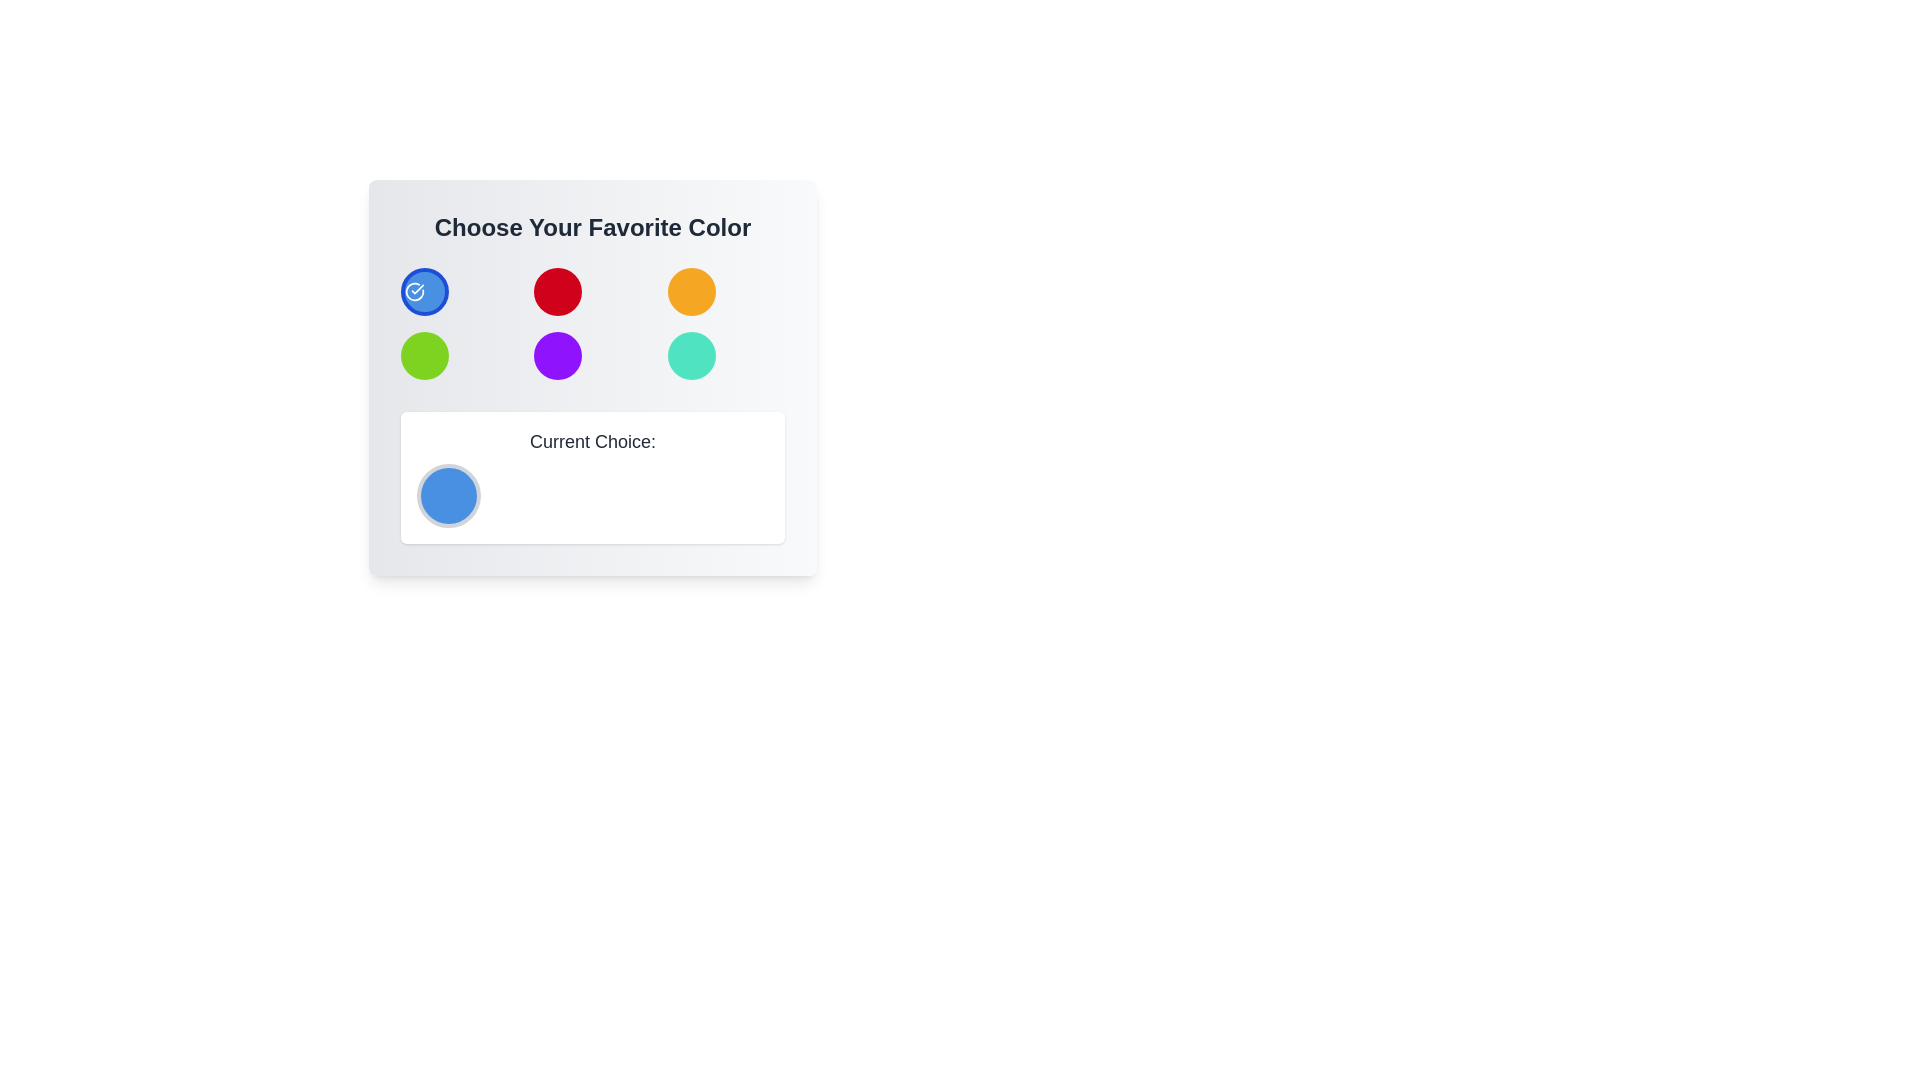 Image resolution: width=1920 pixels, height=1080 pixels. What do you see at coordinates (424, 354) in the screenshot?
I see `the button in the 3x3 grid structure, which is the fourth element overall and is positioned` at bounding box center [424, 354].